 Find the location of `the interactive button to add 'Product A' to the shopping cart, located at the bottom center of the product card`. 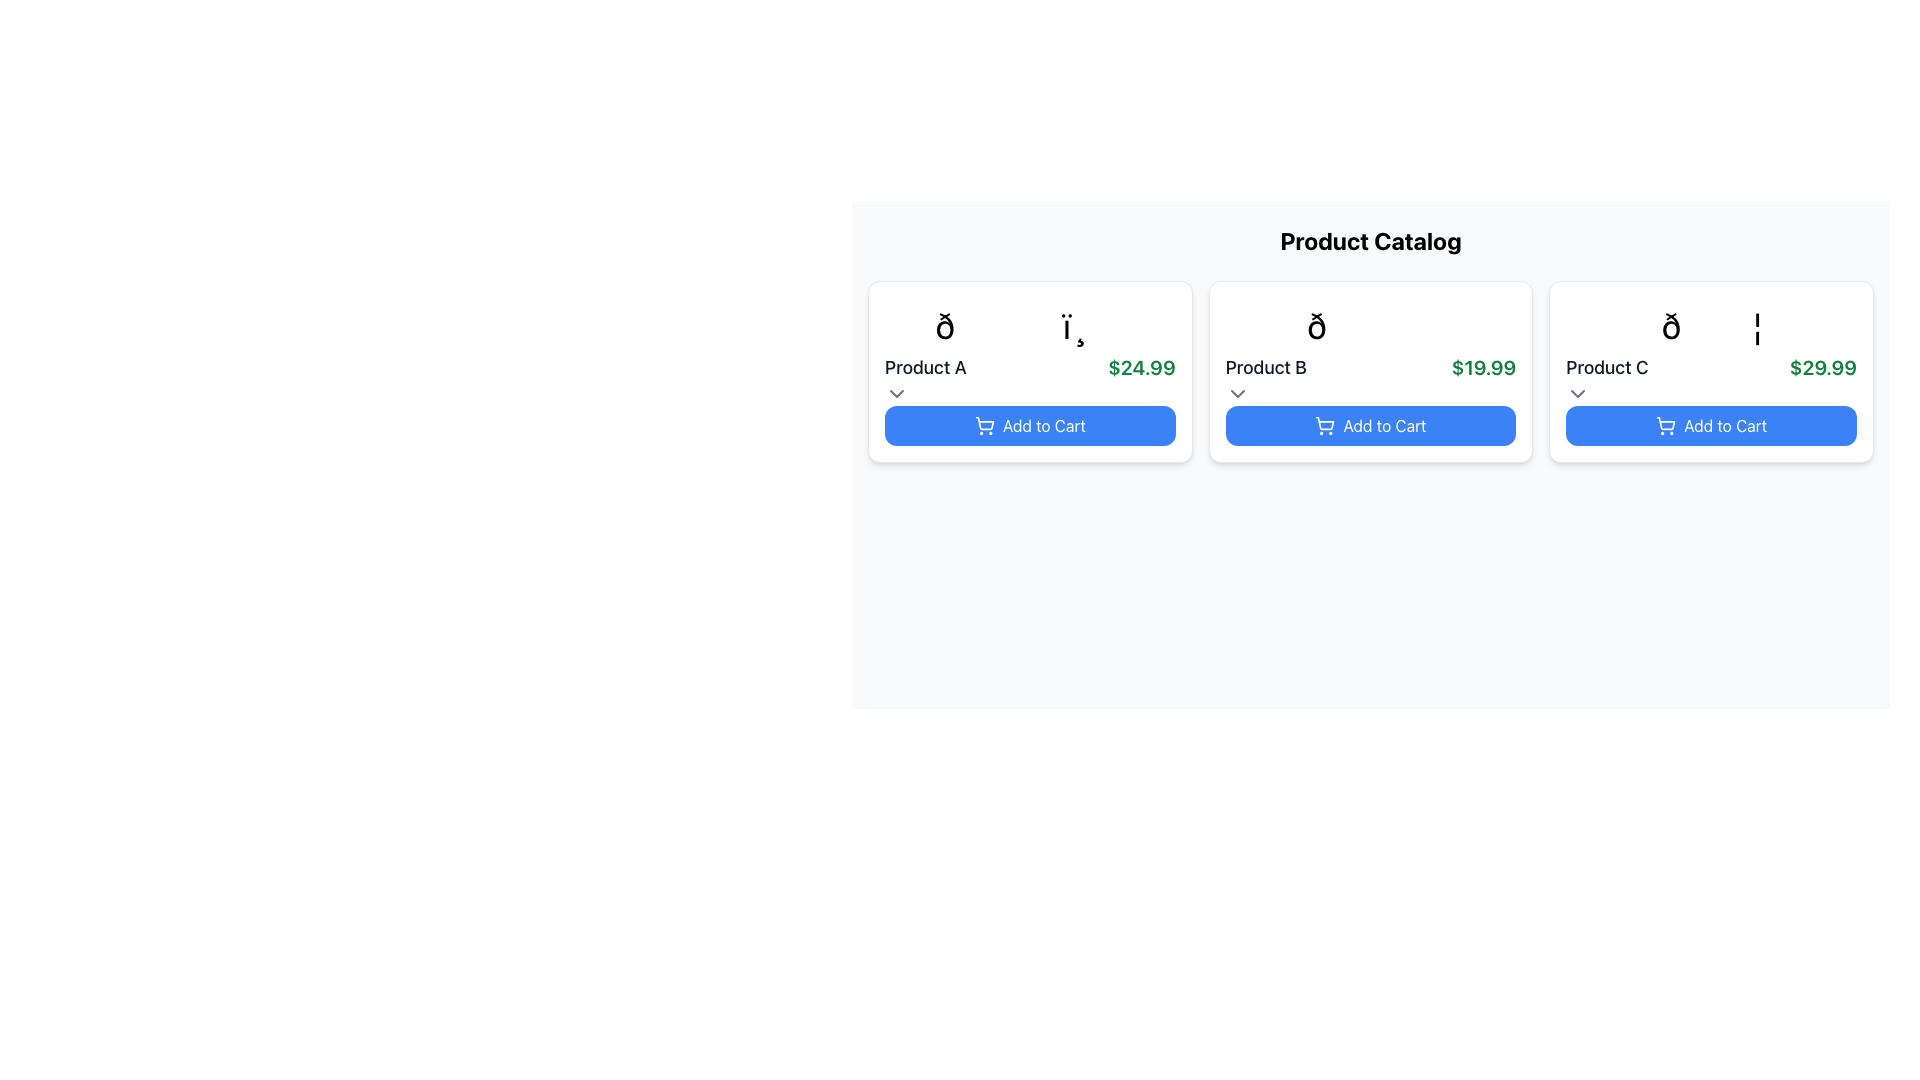

the interactive button to add 'Product A' to the shopping cart, located at the bottom center of the product card is located at coordinates (1030, 424).